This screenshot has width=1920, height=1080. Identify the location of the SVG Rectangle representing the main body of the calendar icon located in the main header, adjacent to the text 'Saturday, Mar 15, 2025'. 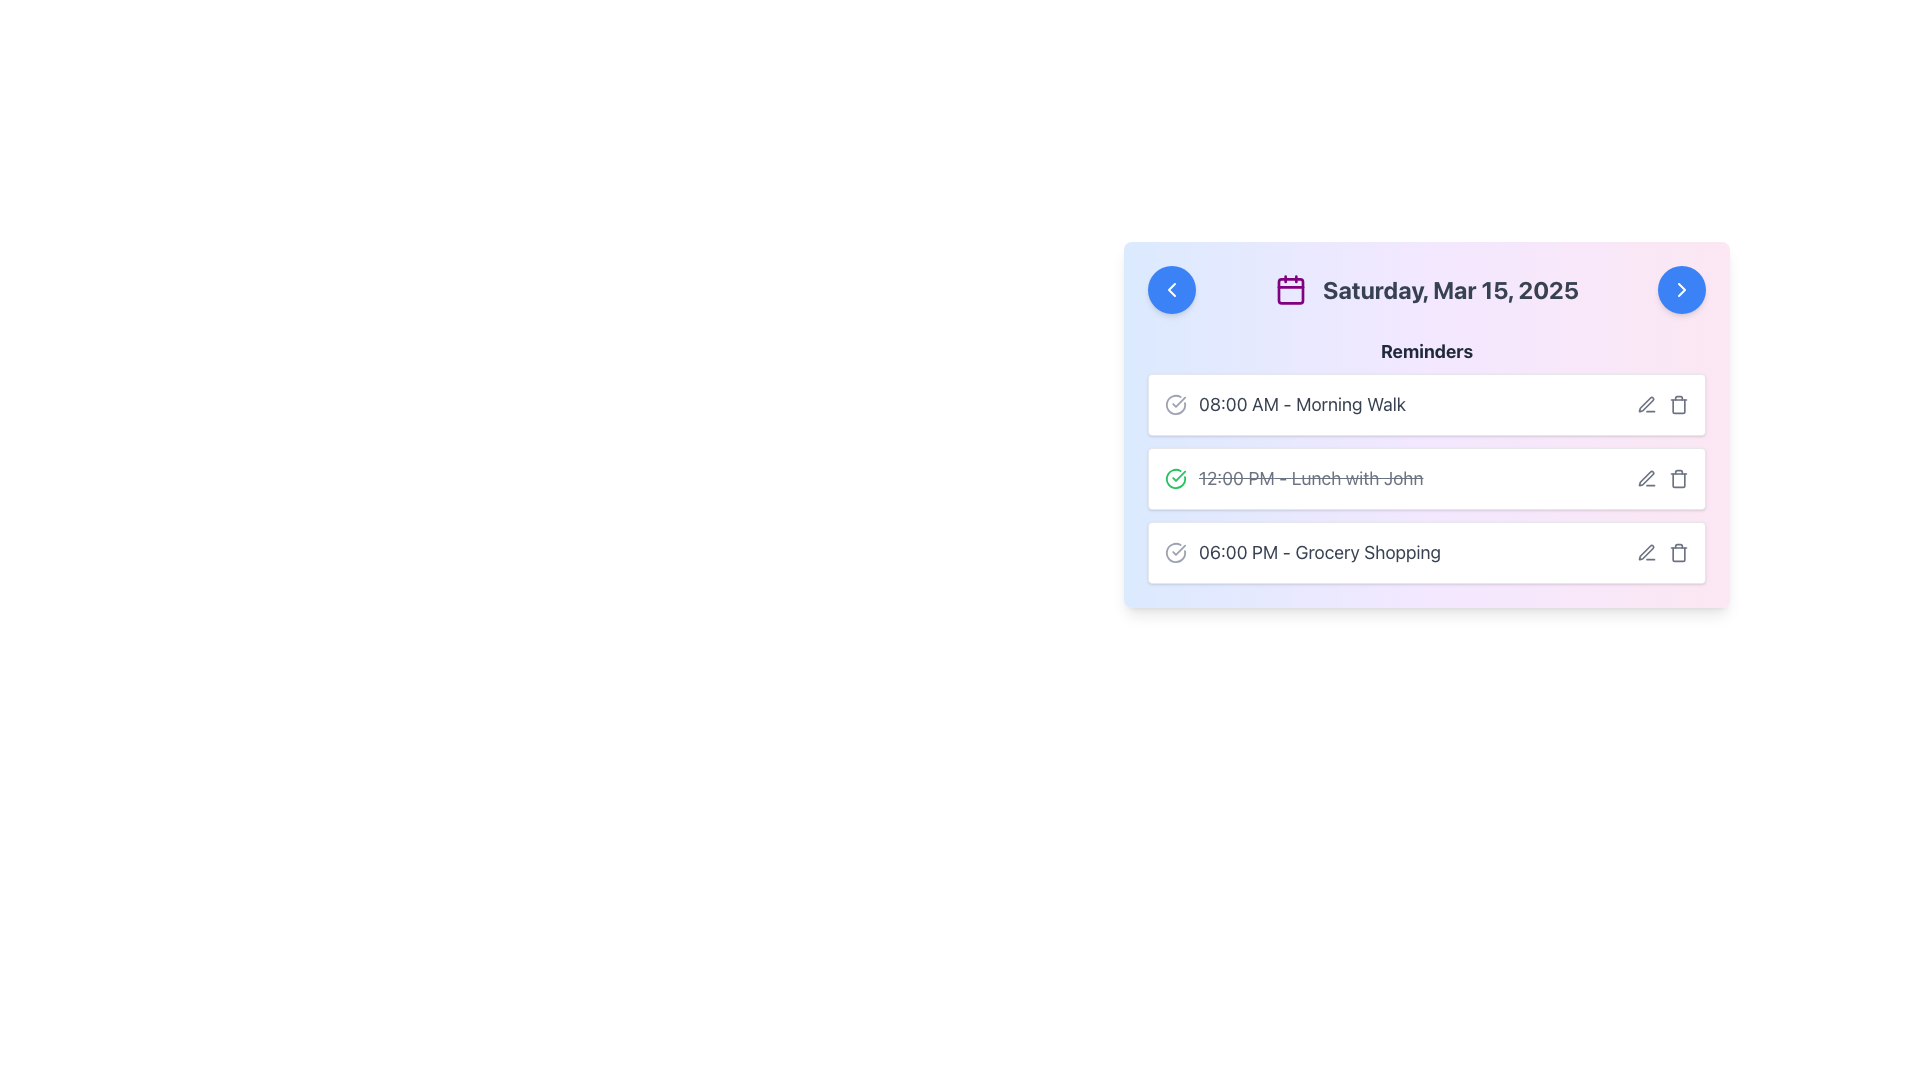
(1291, 291).